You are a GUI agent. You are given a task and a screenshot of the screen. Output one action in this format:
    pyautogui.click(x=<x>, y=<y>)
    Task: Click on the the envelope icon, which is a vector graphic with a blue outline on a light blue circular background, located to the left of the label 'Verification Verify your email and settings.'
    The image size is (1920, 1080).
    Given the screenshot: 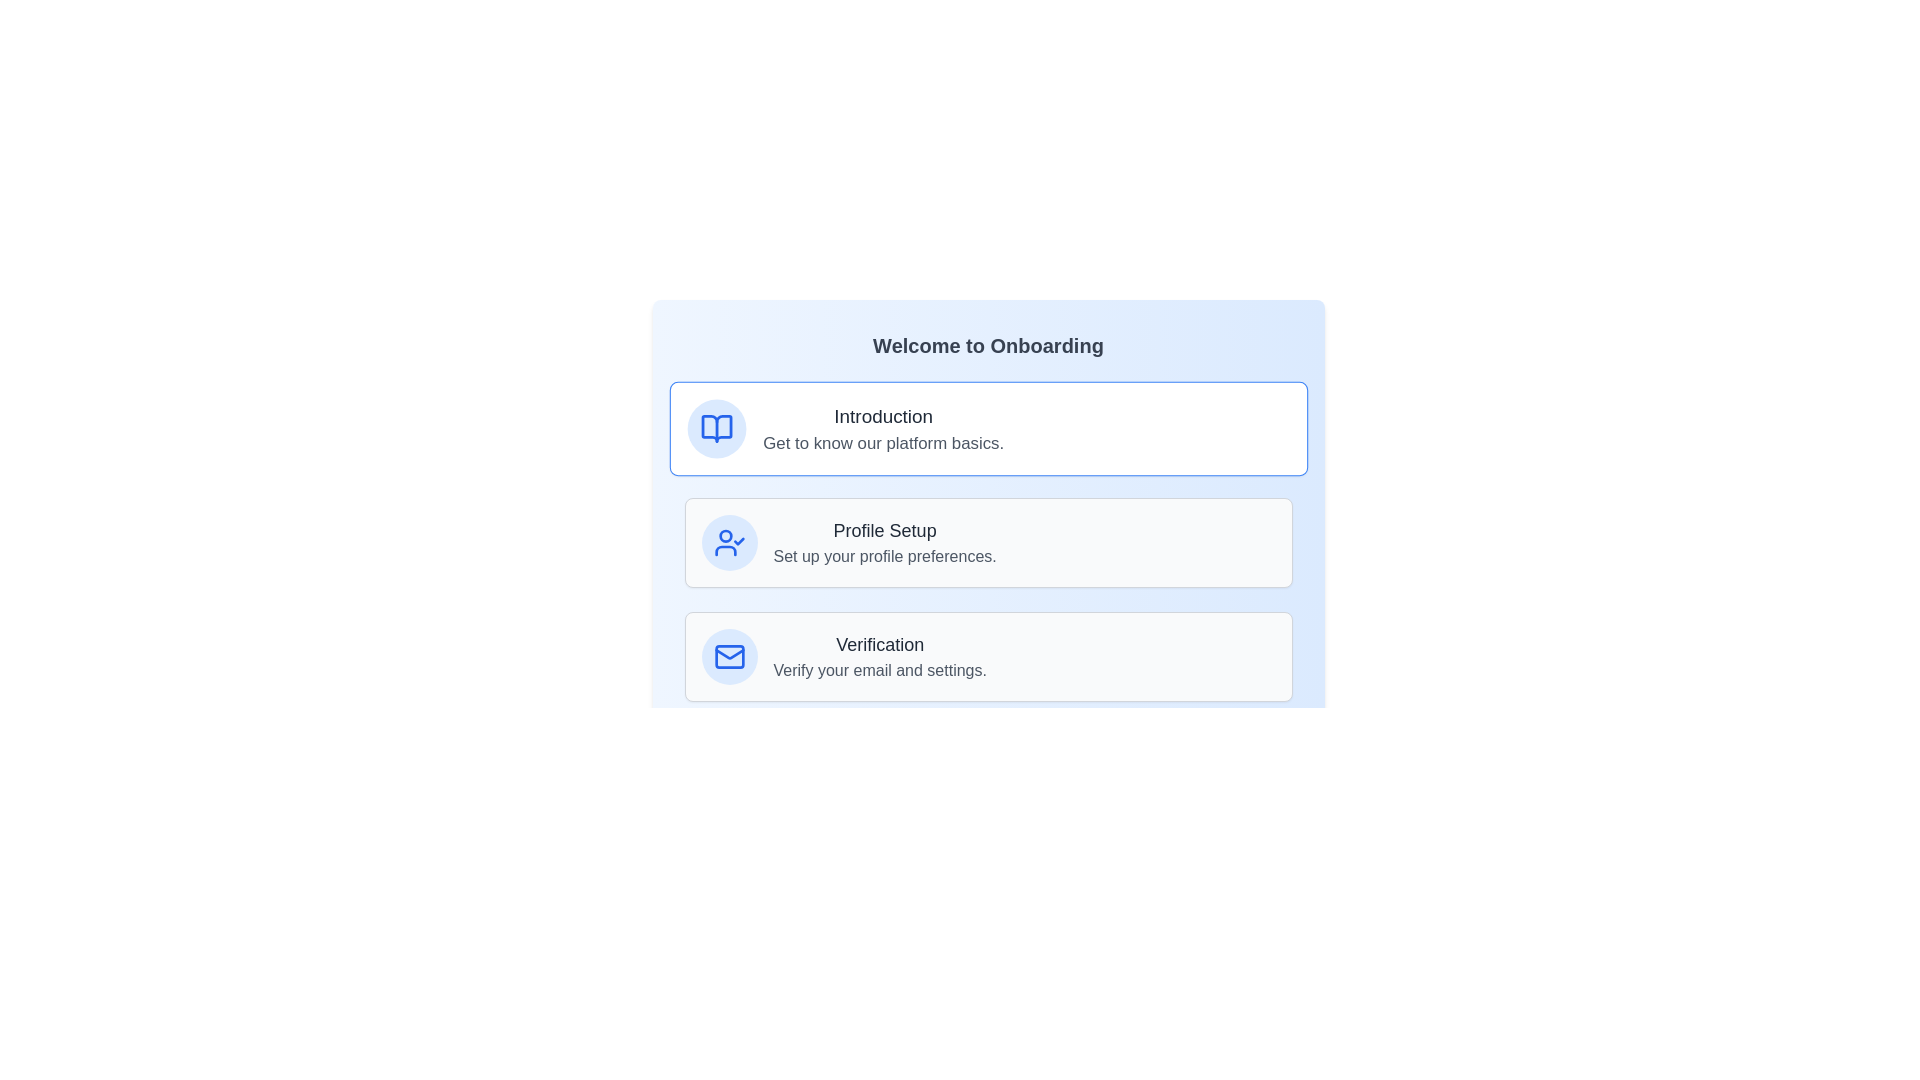 What is the action you would take?
    pyautogui.click(x=728, y=656)
    